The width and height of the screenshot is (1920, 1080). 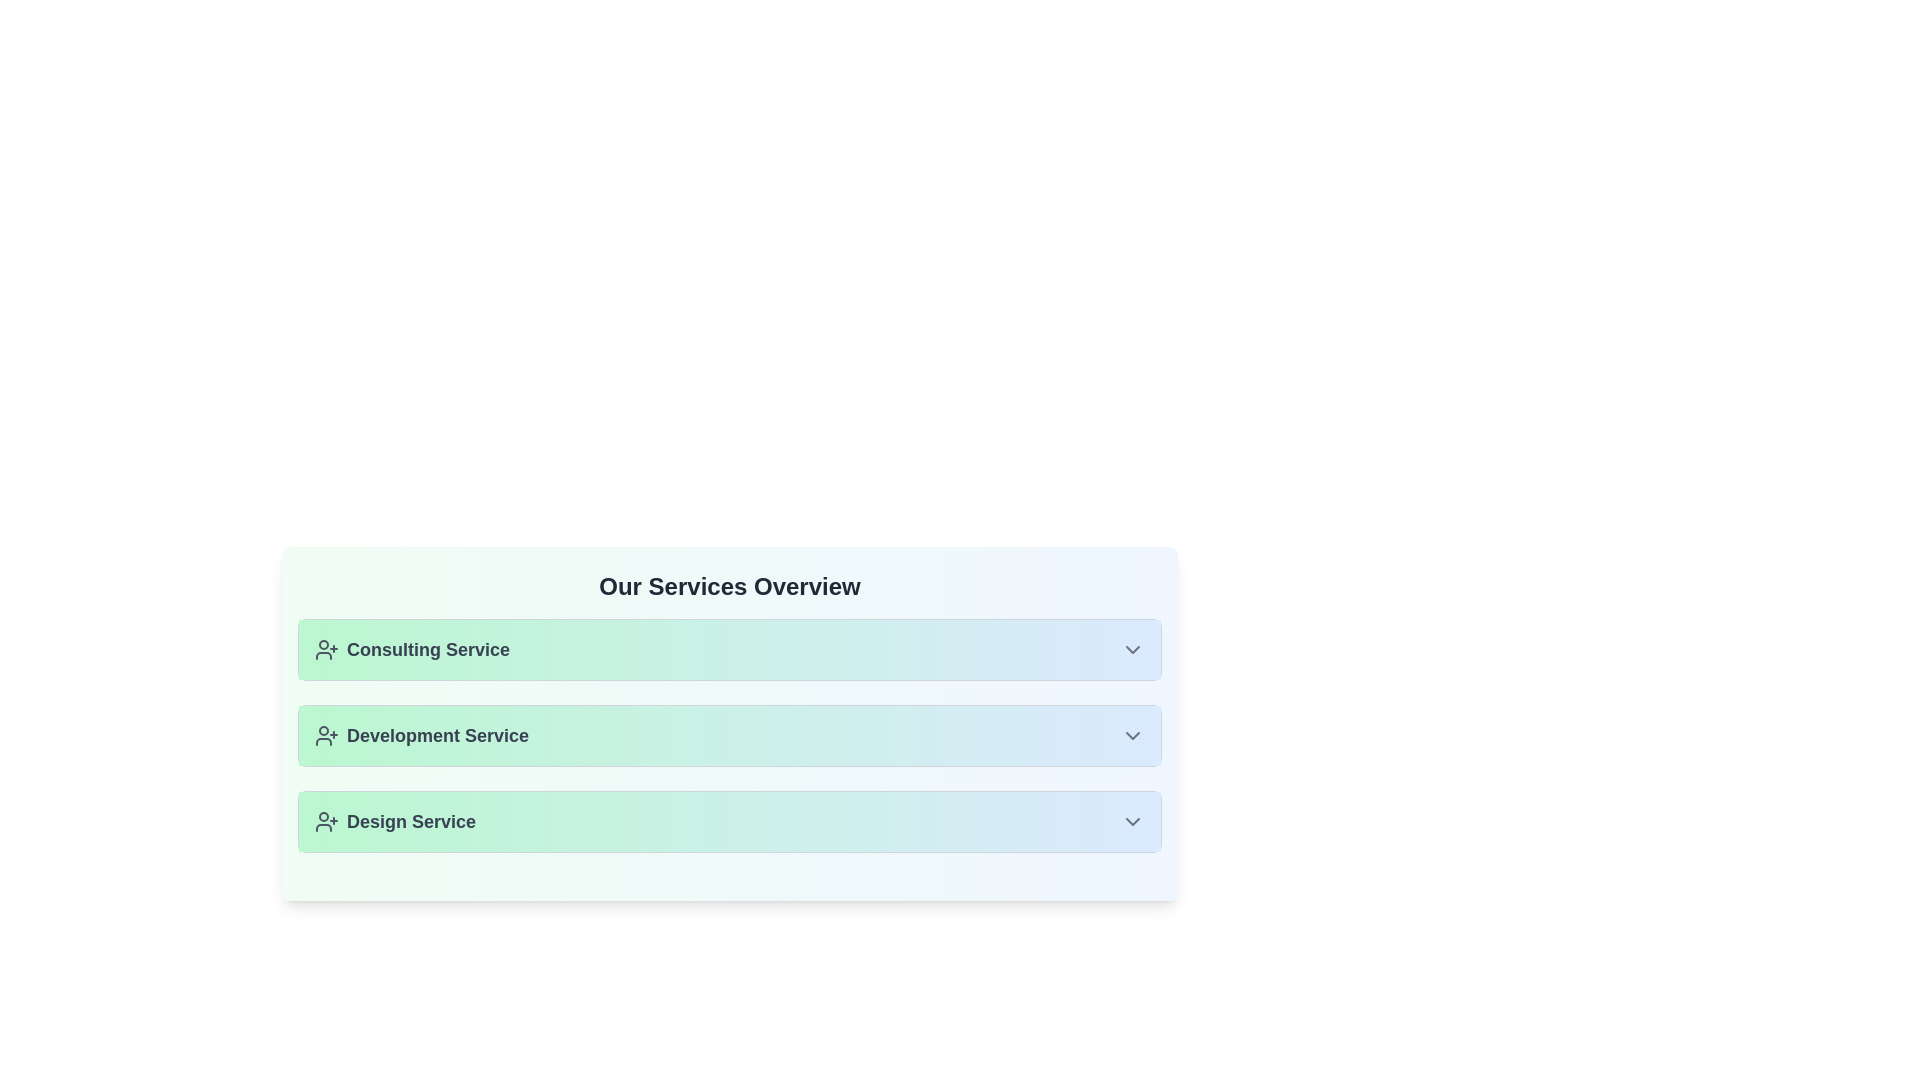 I want to click on the 'Development Service' collapsible menu item located in the 'Our Services Overview' section, so click(x=728, y=736).